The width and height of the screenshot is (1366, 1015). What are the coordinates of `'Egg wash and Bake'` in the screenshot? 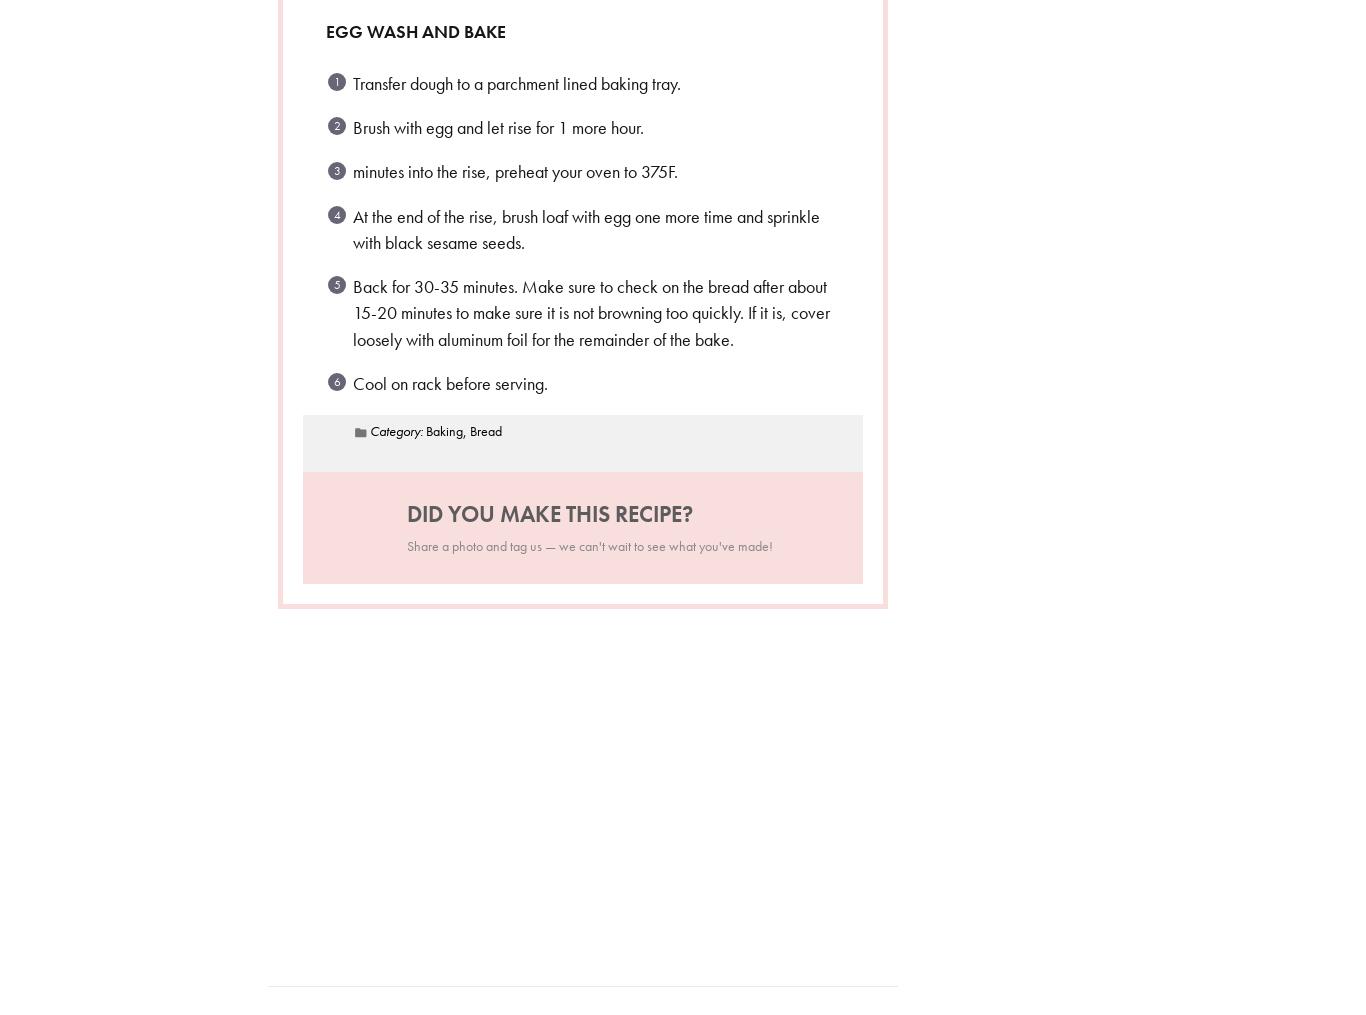 It's located at (413, 29).